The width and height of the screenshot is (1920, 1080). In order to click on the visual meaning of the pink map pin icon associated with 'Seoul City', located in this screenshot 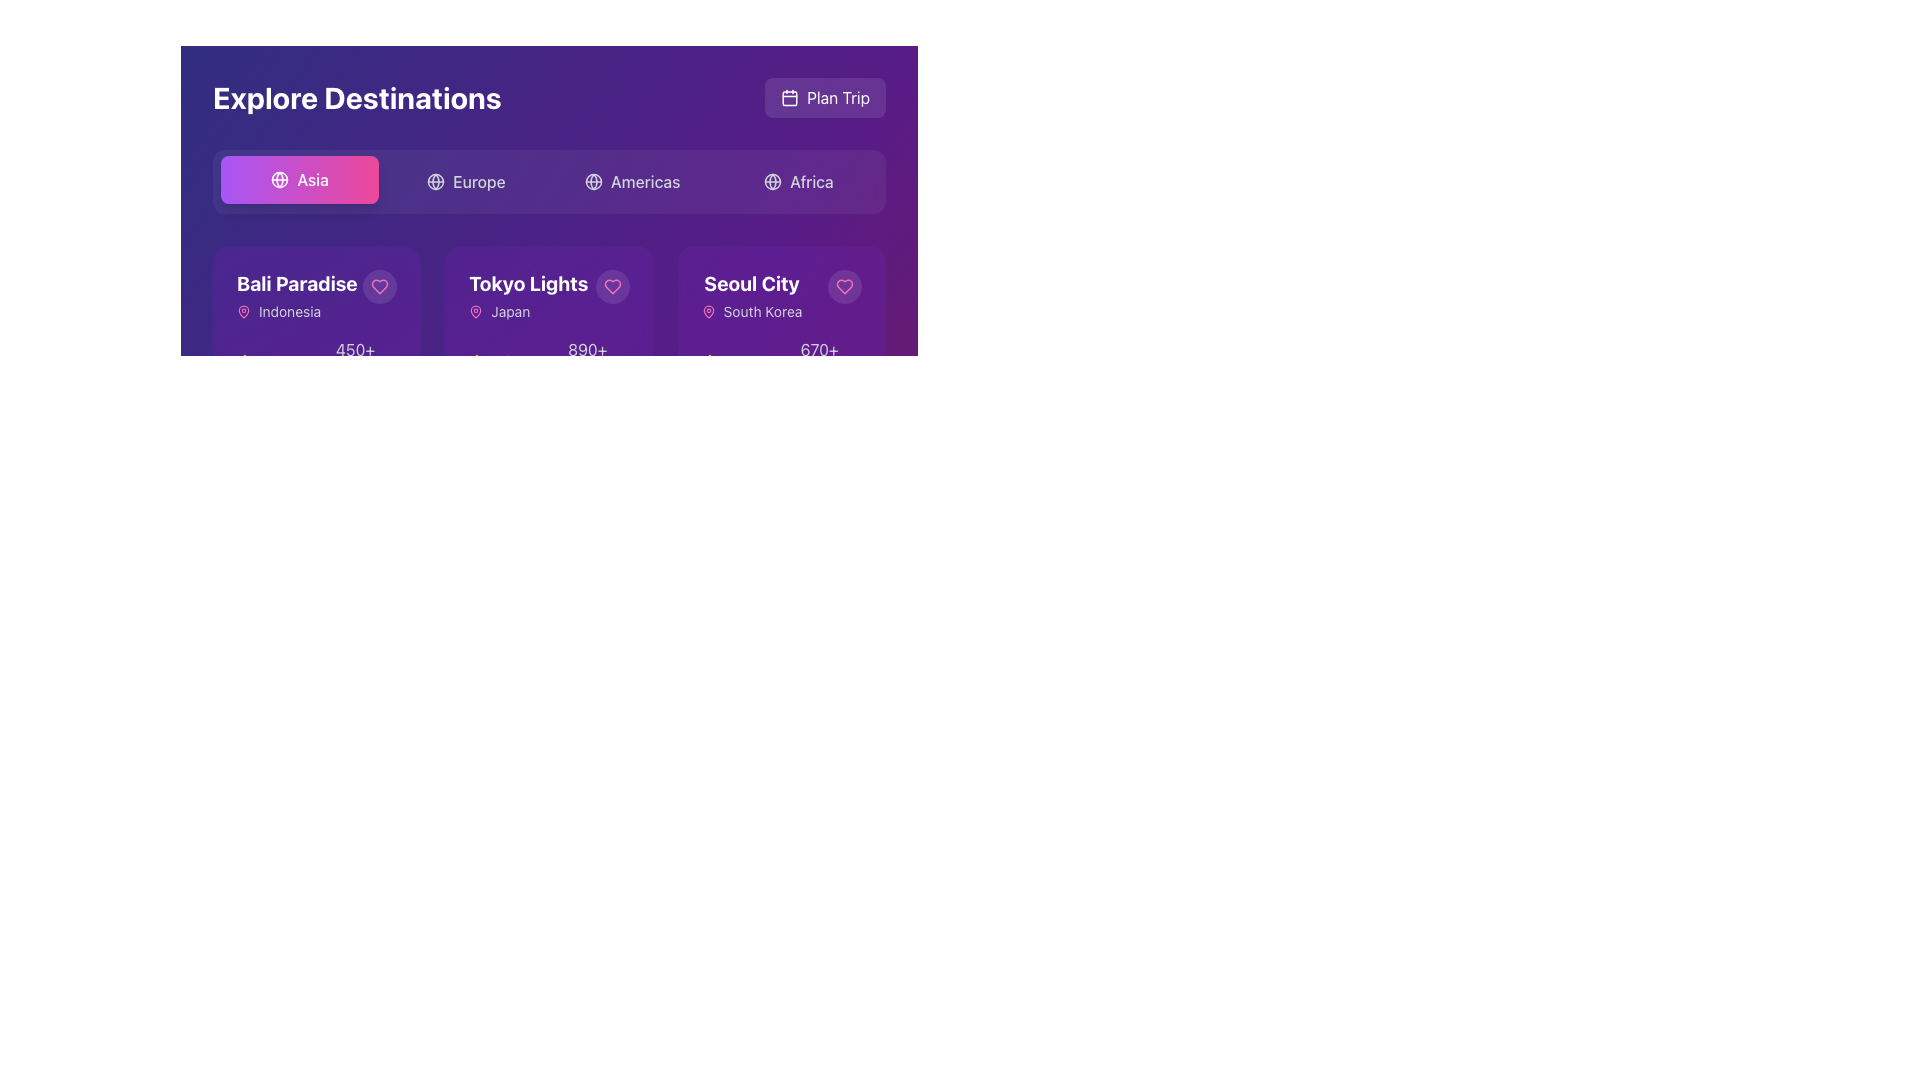, I will do `click(708, 312)`.